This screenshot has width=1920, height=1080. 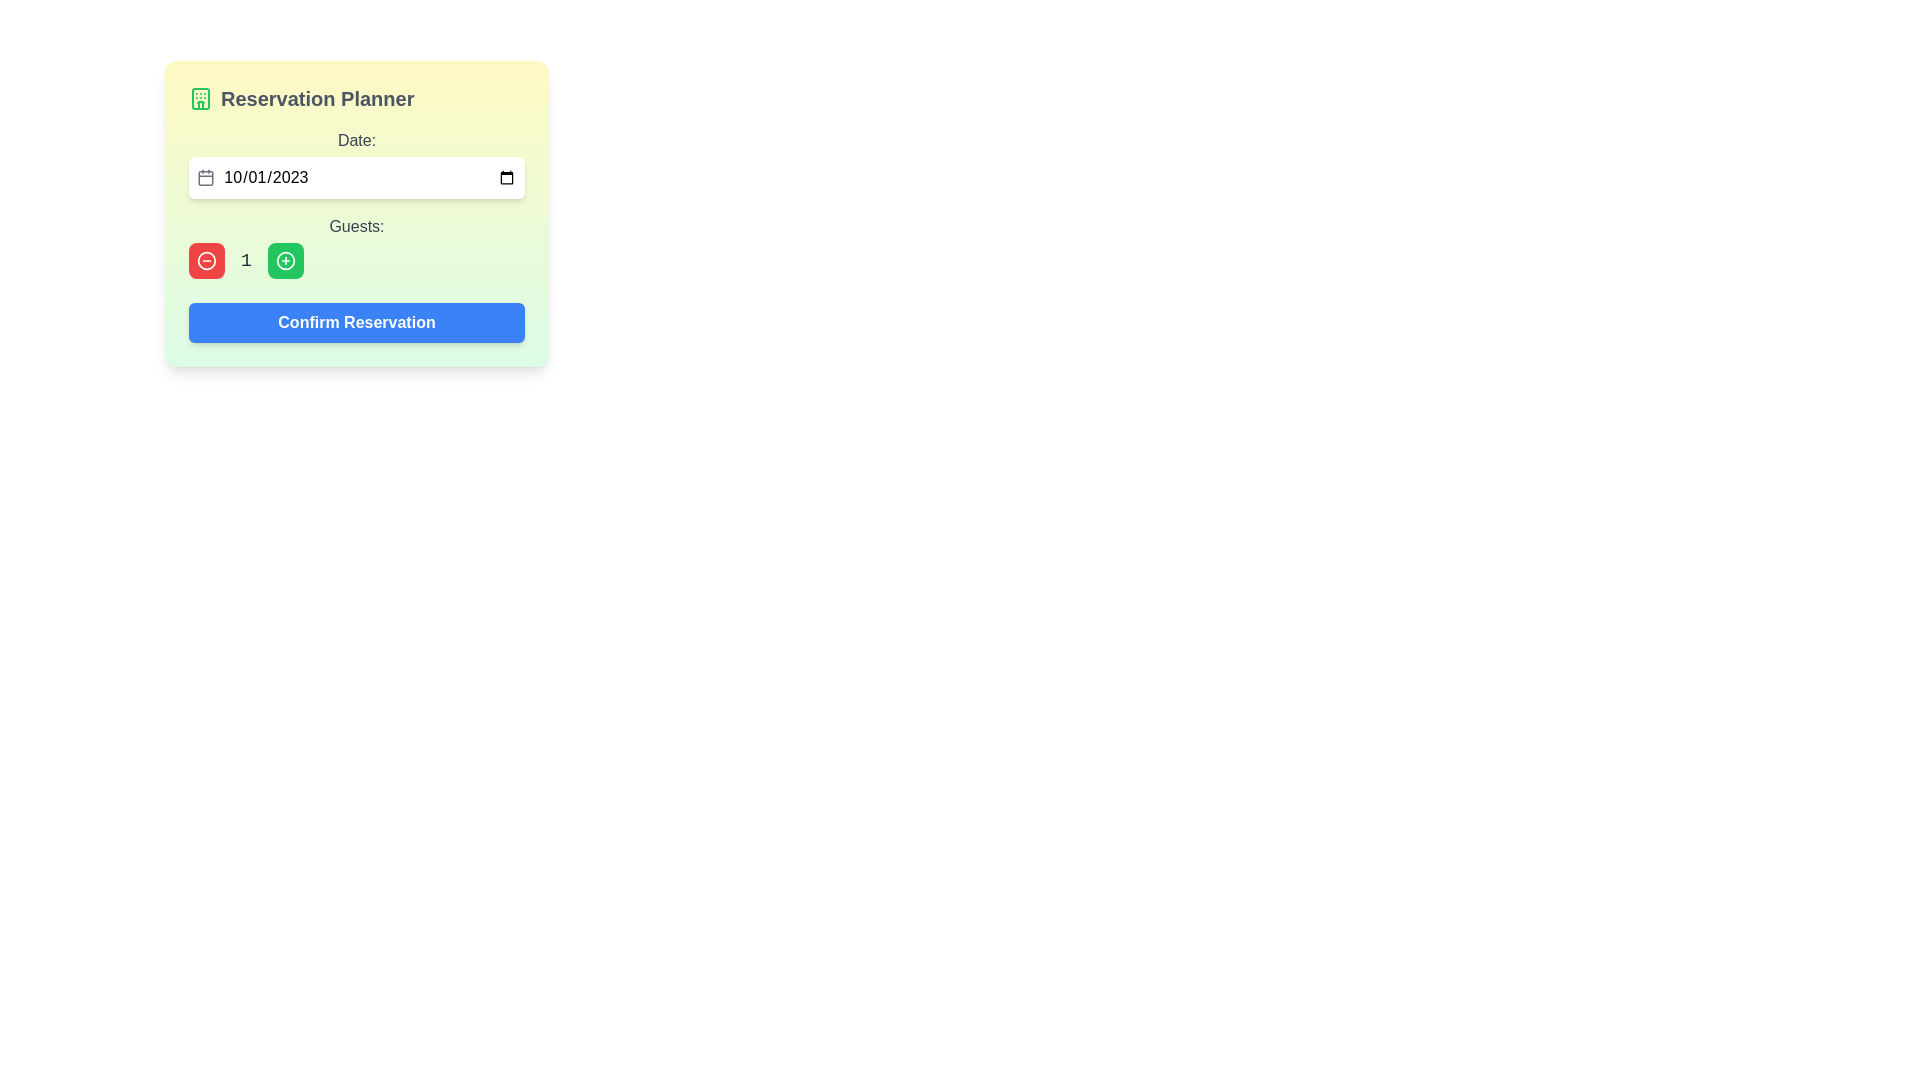 What do you see at coordinates (356, 226) in the screenshot?
I see `the text label that reads 'Guests:' which is positioned in a neutral gray shade, located in the middle section of the form interface, below the date input field` at bounding box center [356, 226].